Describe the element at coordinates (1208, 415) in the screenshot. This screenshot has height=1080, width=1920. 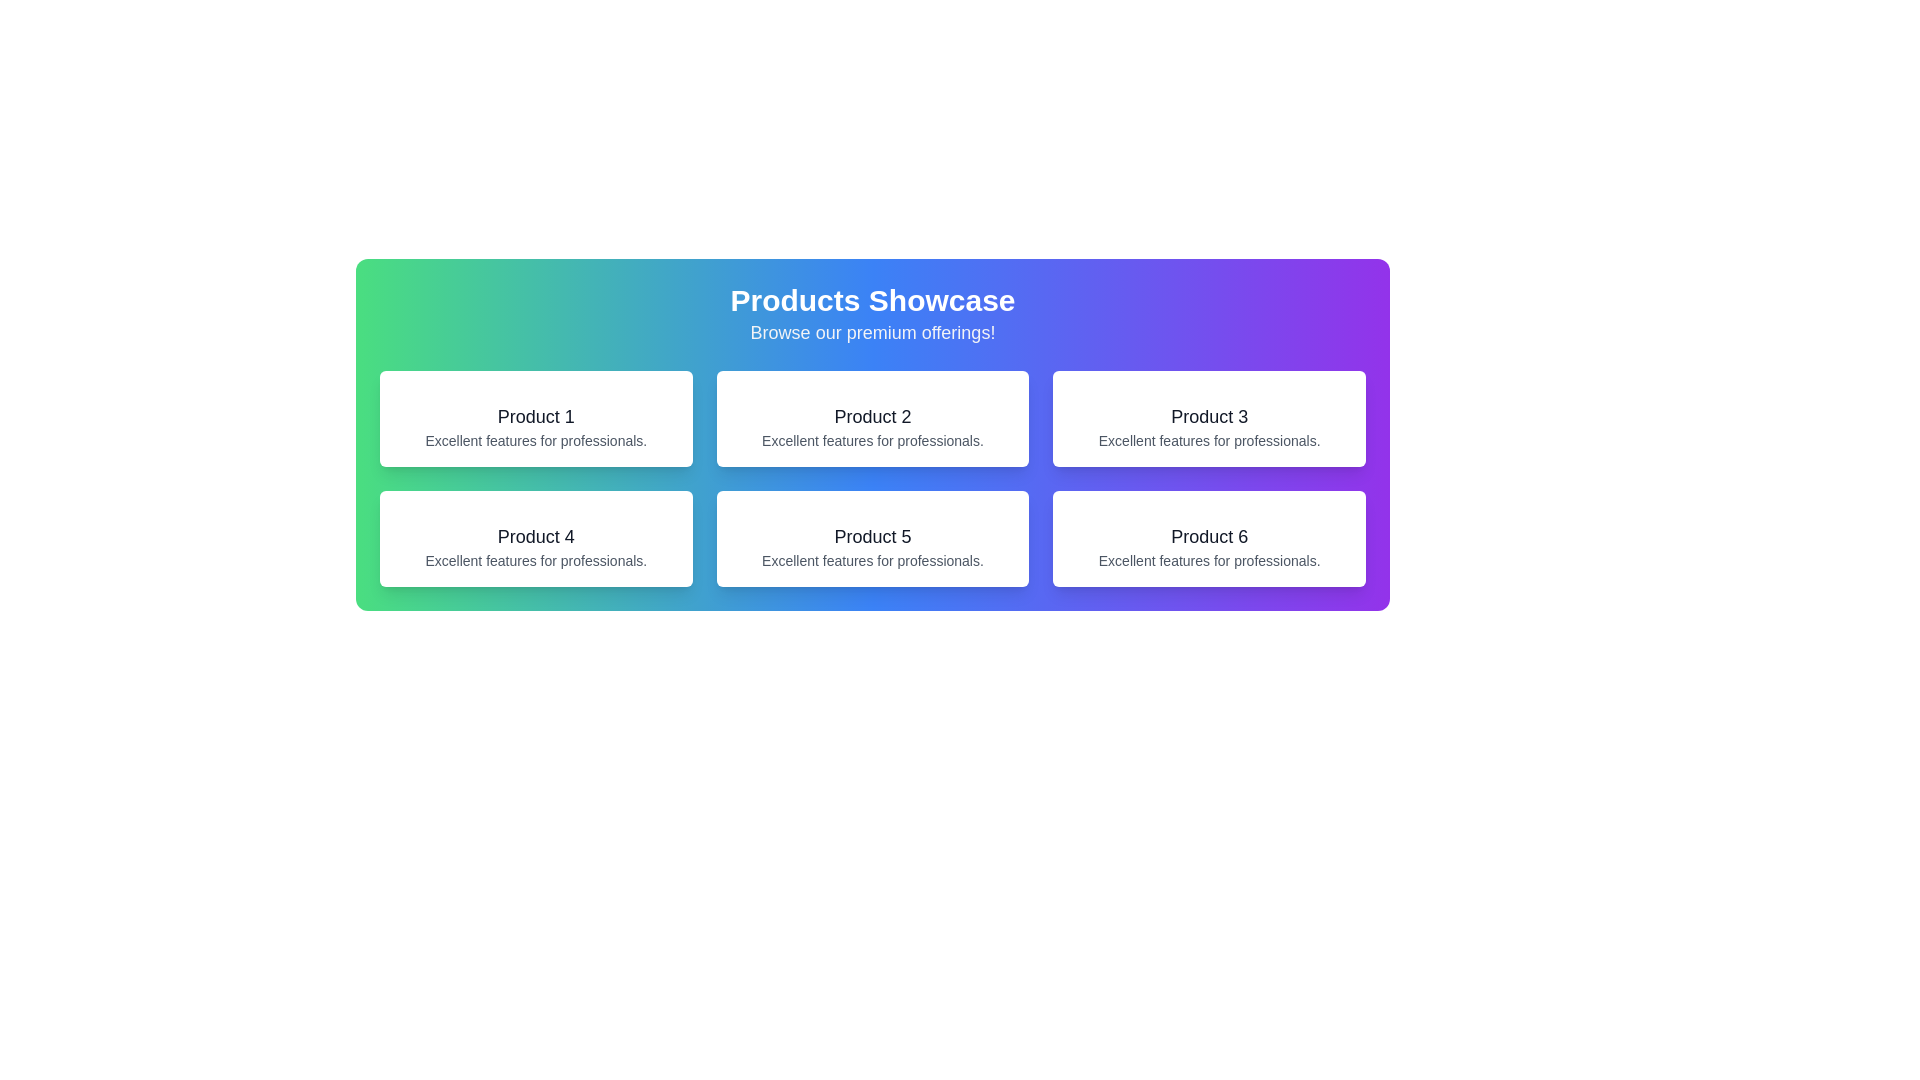
I see `the Text label displaying the product name, which is the third item from the left in the top row of the grid layout, located below 'Products Showcase' and above the descriptive text 'Excellent features for professionals.'` at that location.